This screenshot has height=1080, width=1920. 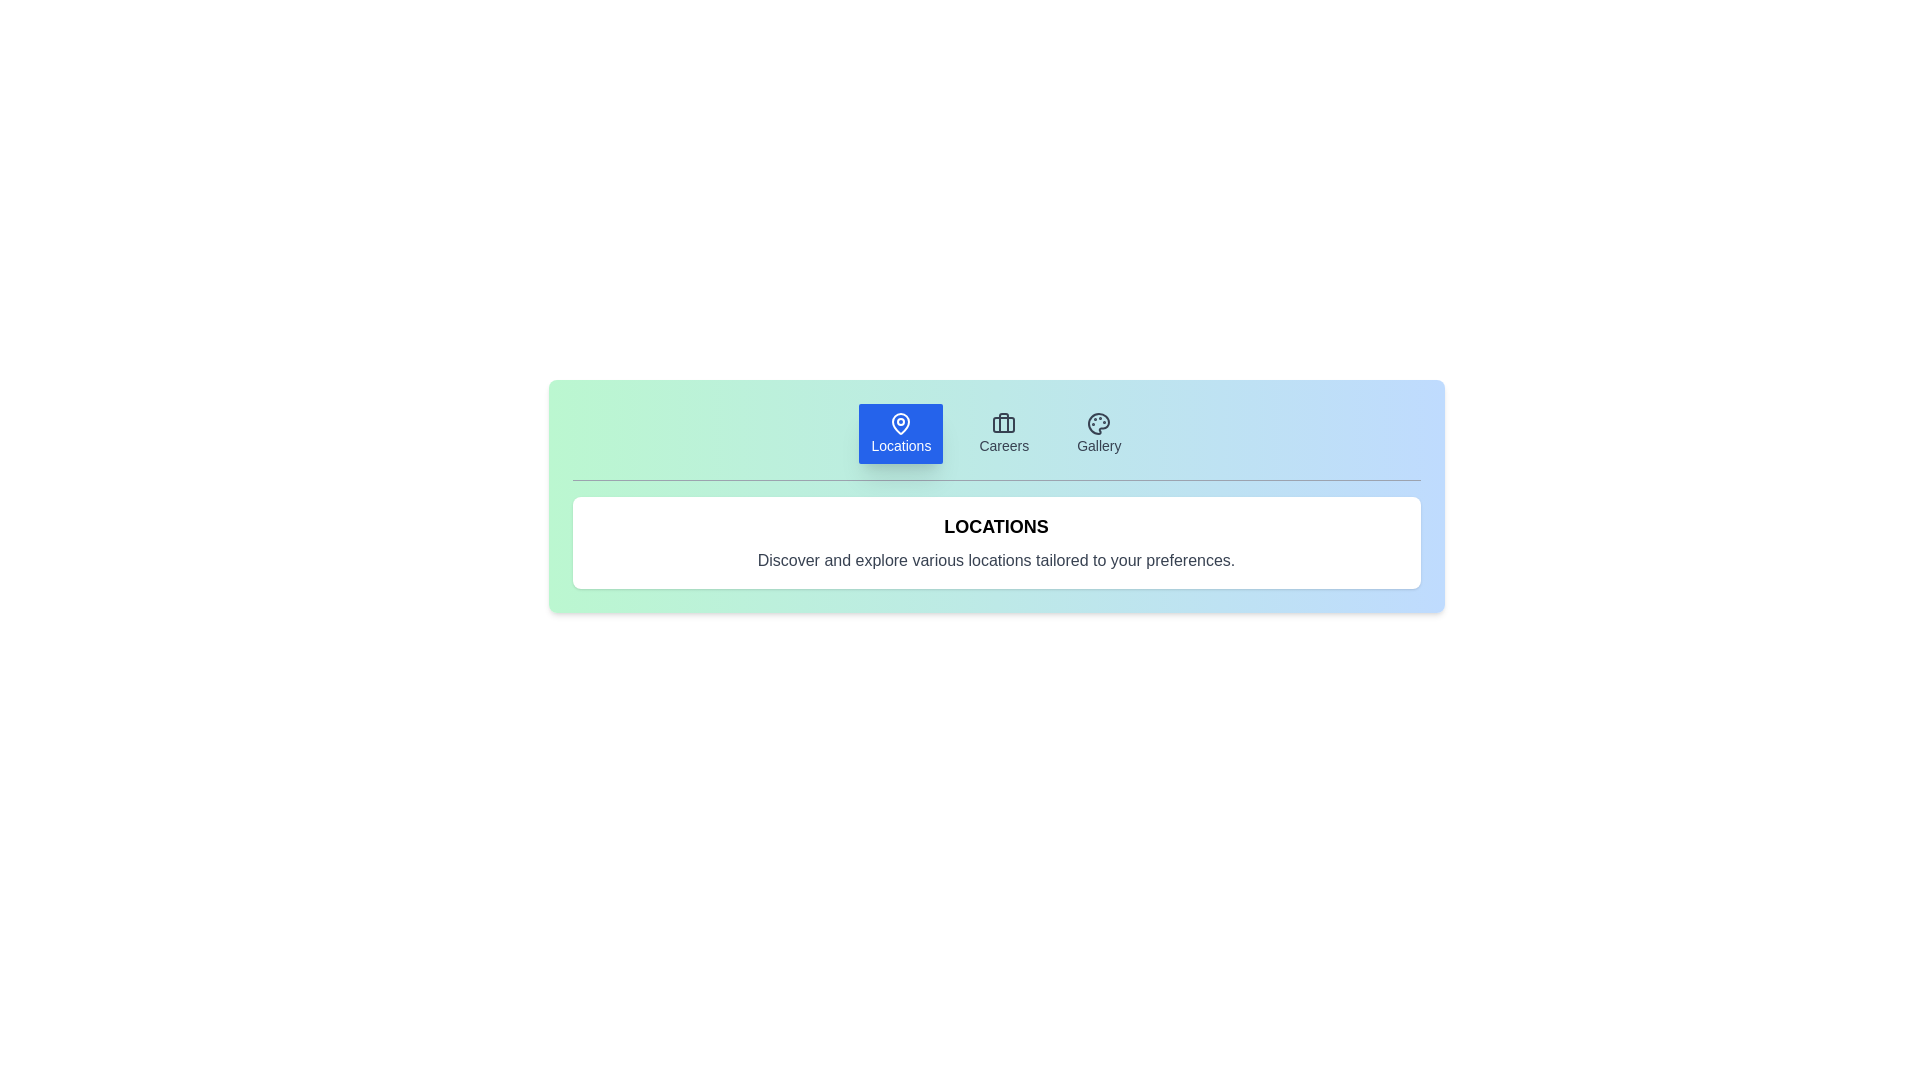 I want to click on the Careers tab to display its content, so click(x=1003, y=433).